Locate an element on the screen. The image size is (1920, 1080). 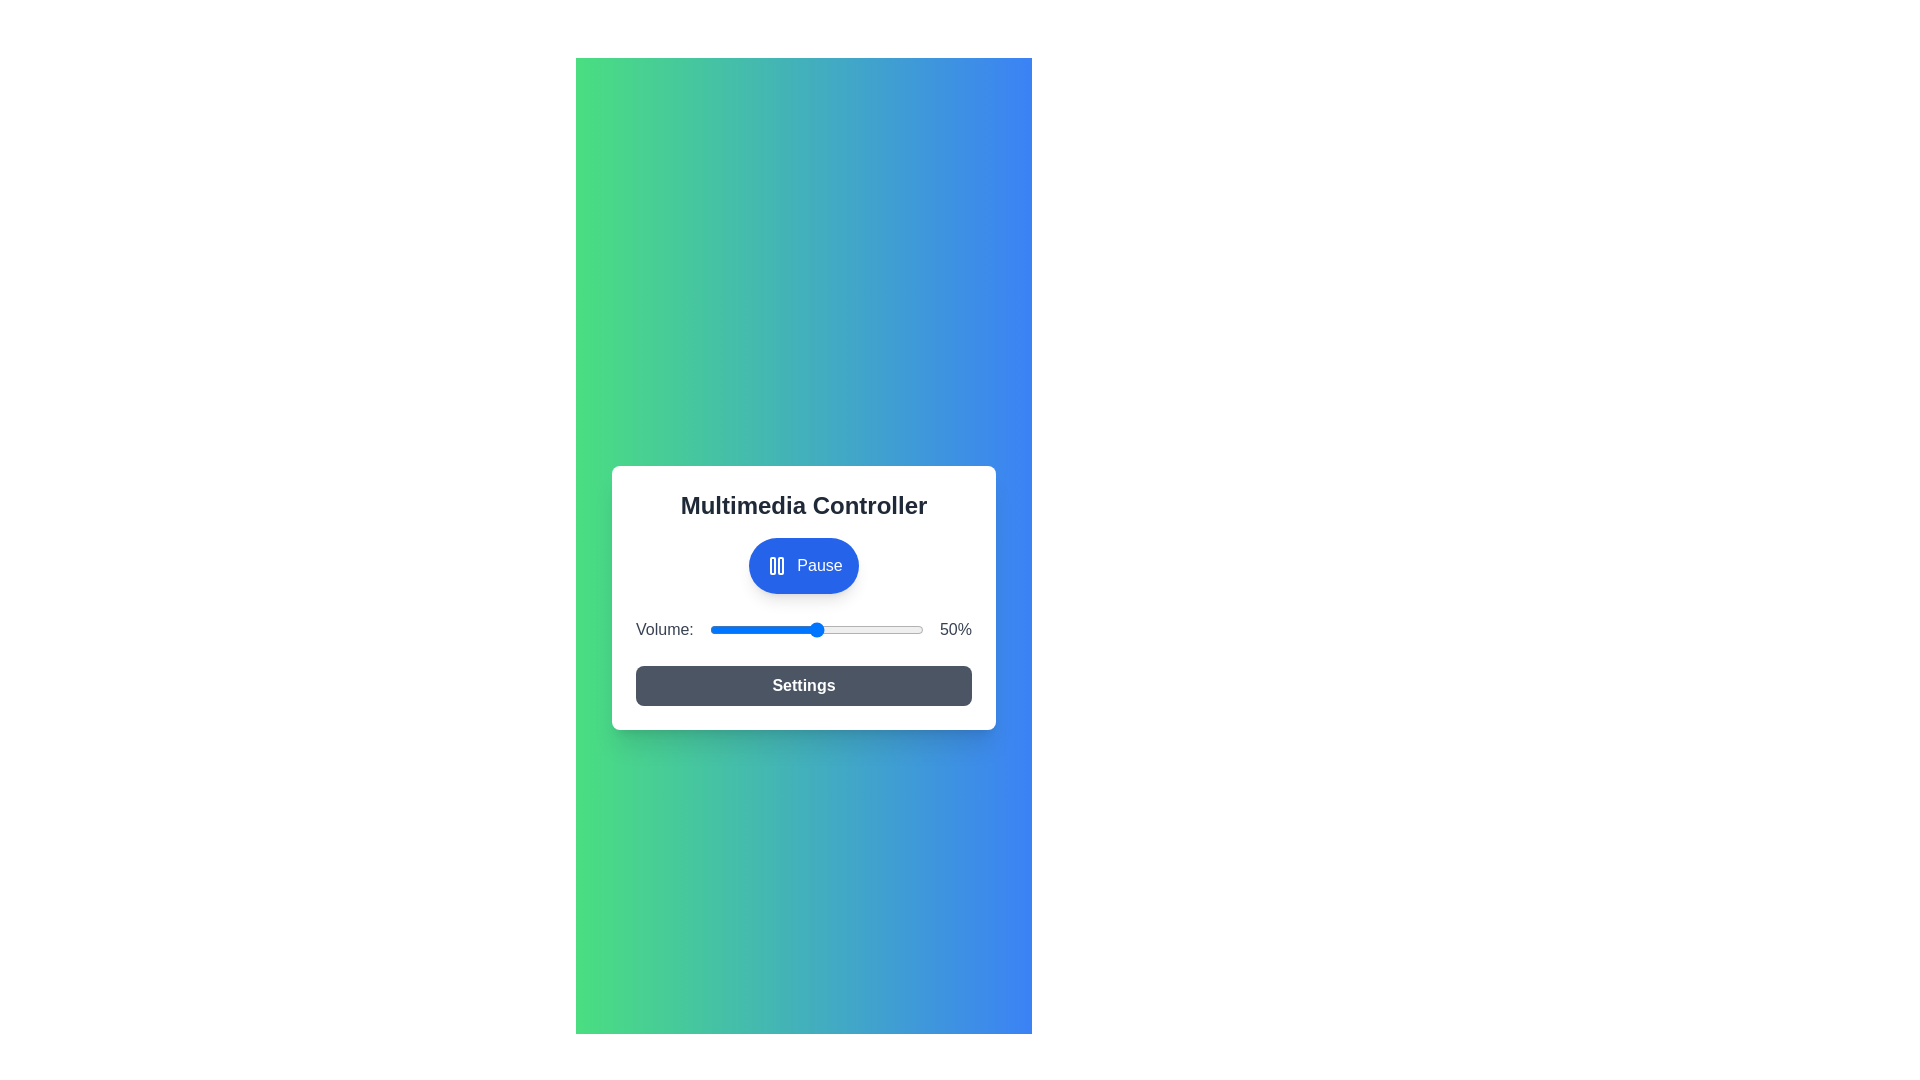
the volume is located at coordinates (853, 628).